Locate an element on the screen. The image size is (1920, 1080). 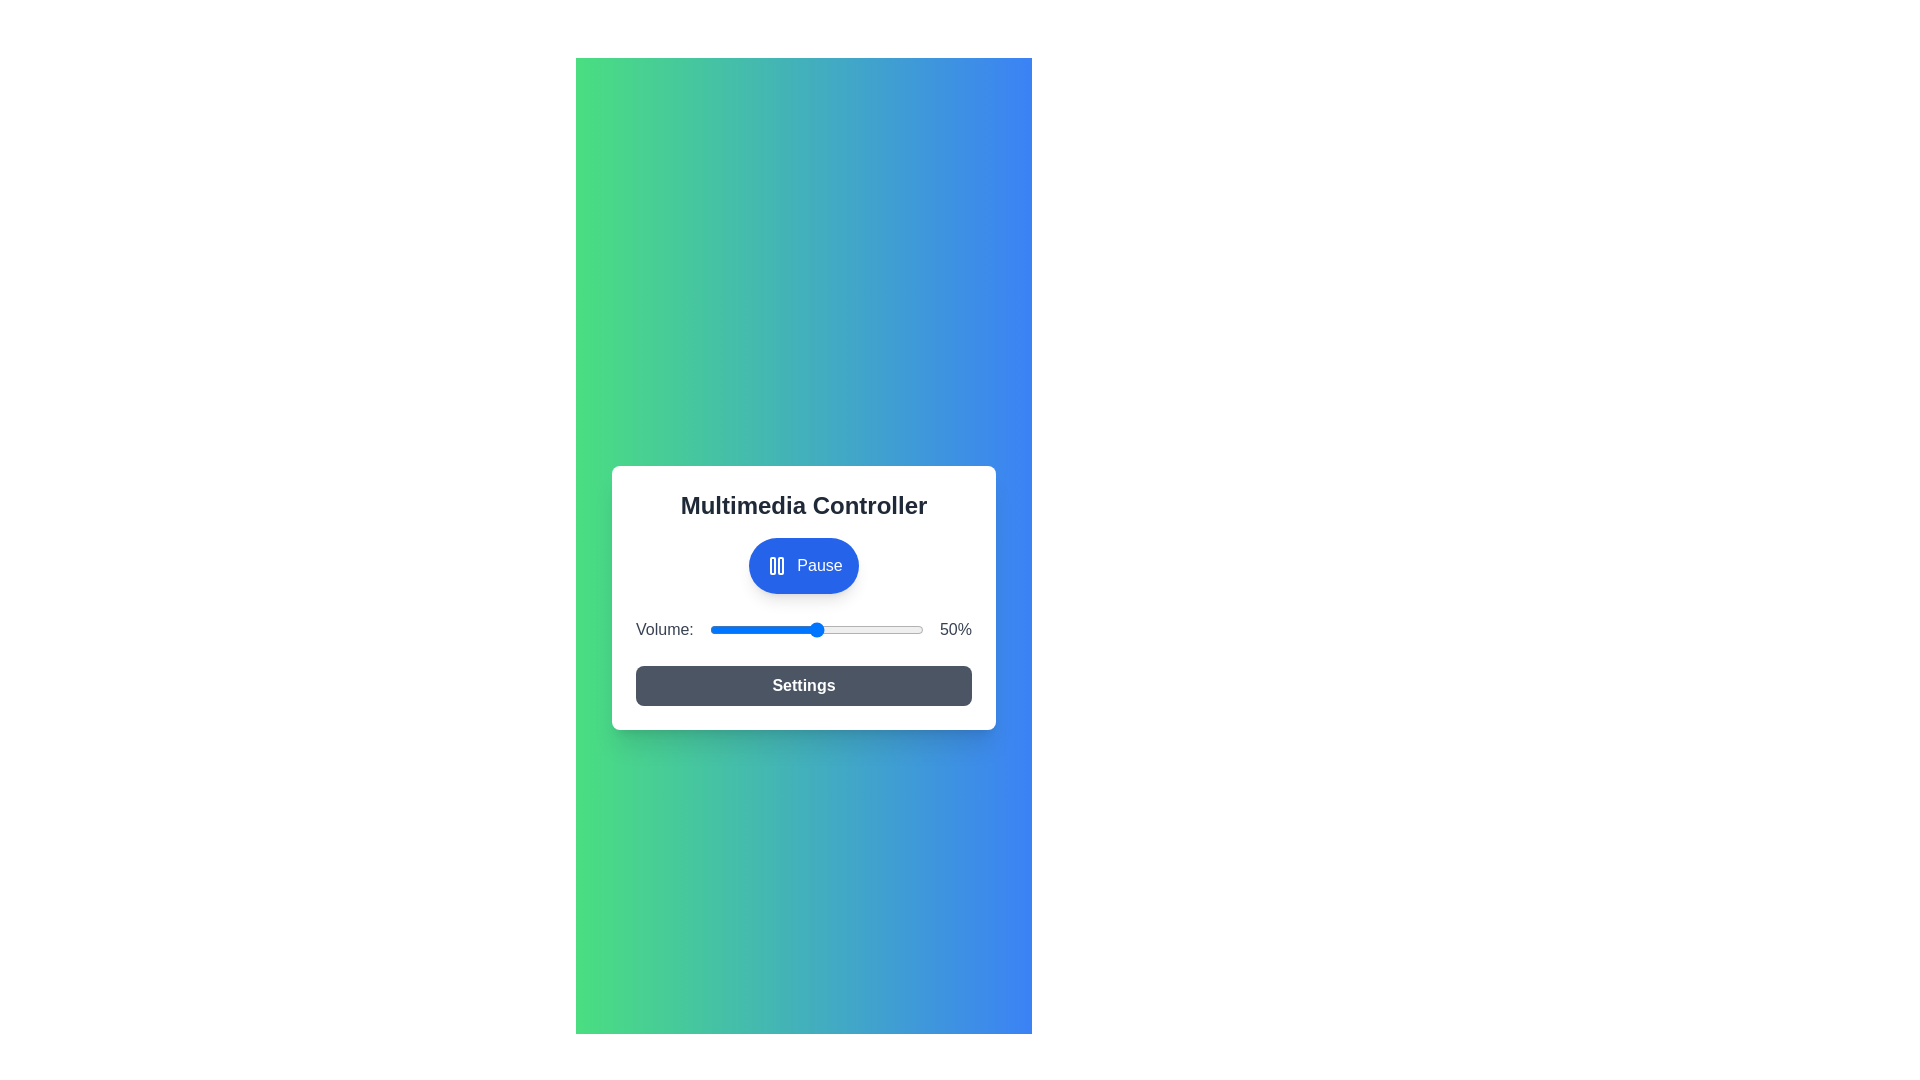
the volume is located at coordinates (853, 628).